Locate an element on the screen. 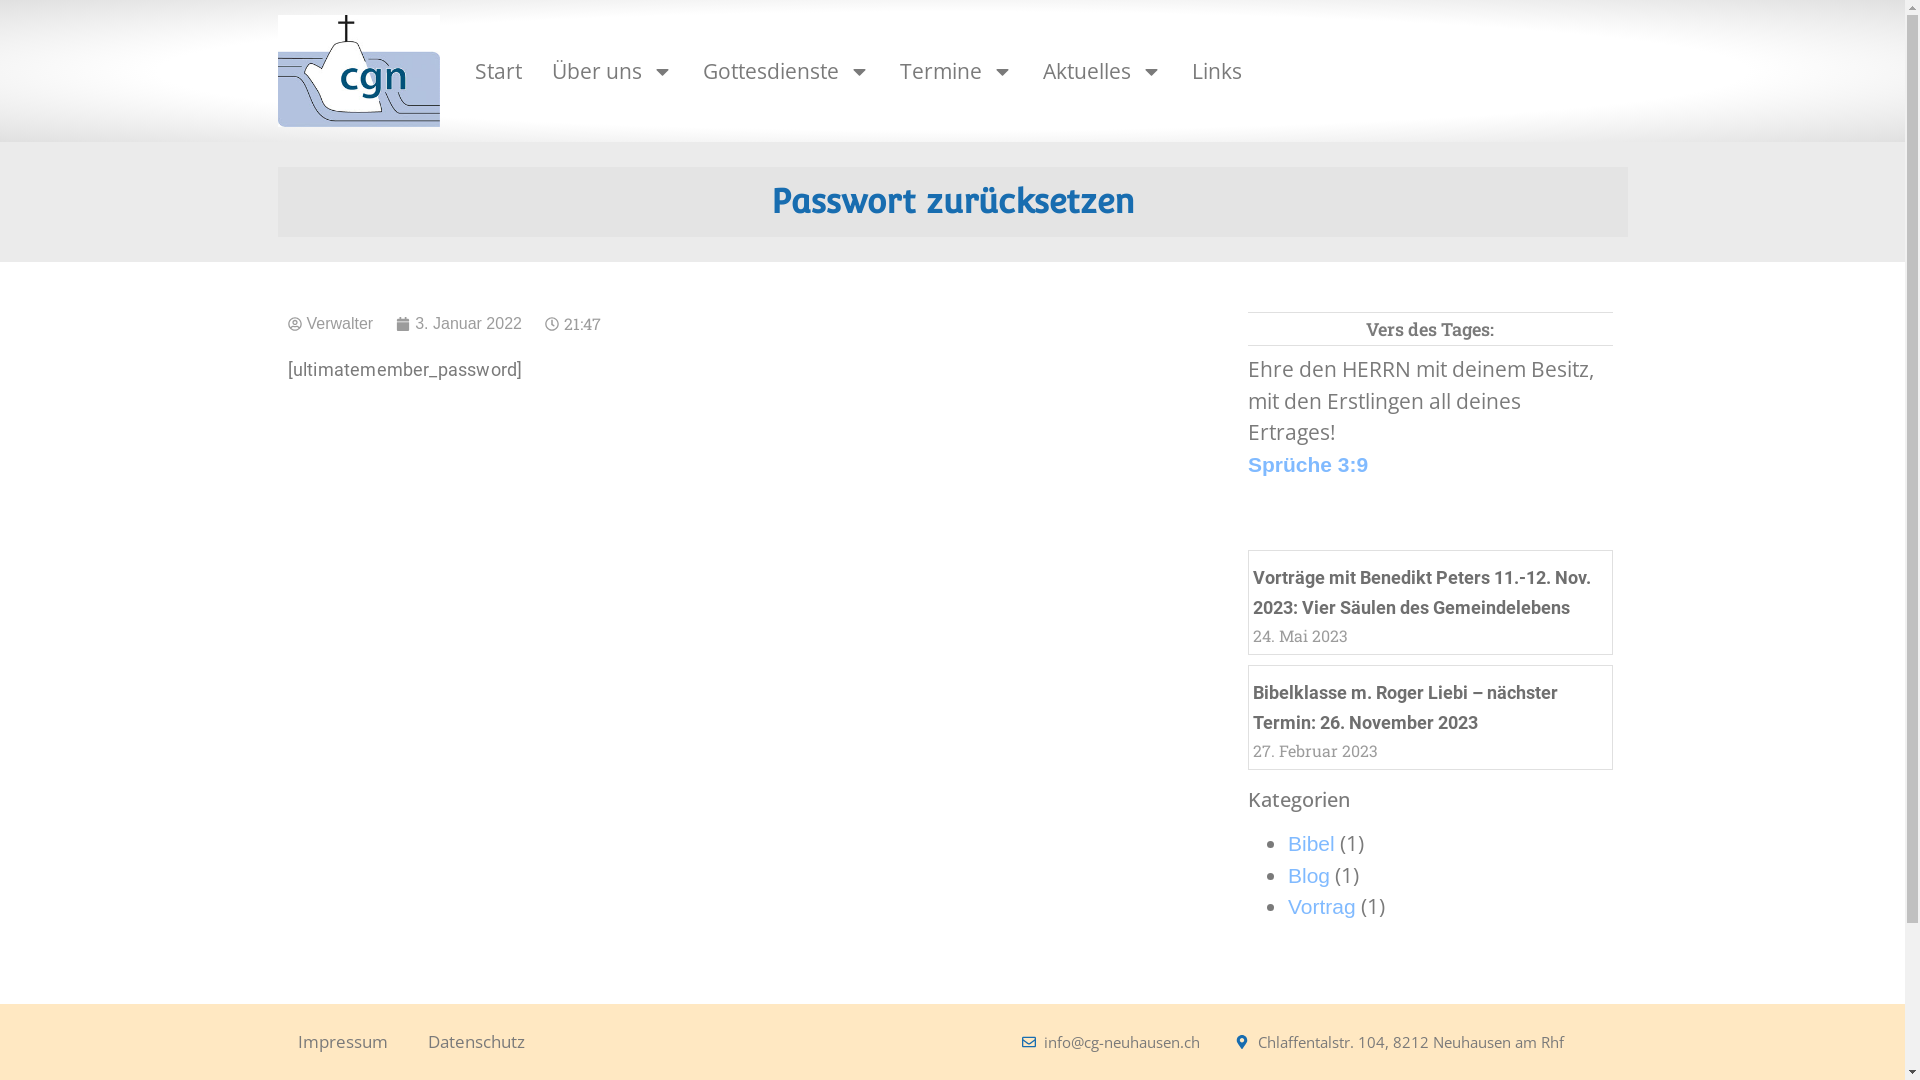 The image size is (1920, 1080). 'info@cg-neuhausen.ch' is located at coordinates (1110, 1041).